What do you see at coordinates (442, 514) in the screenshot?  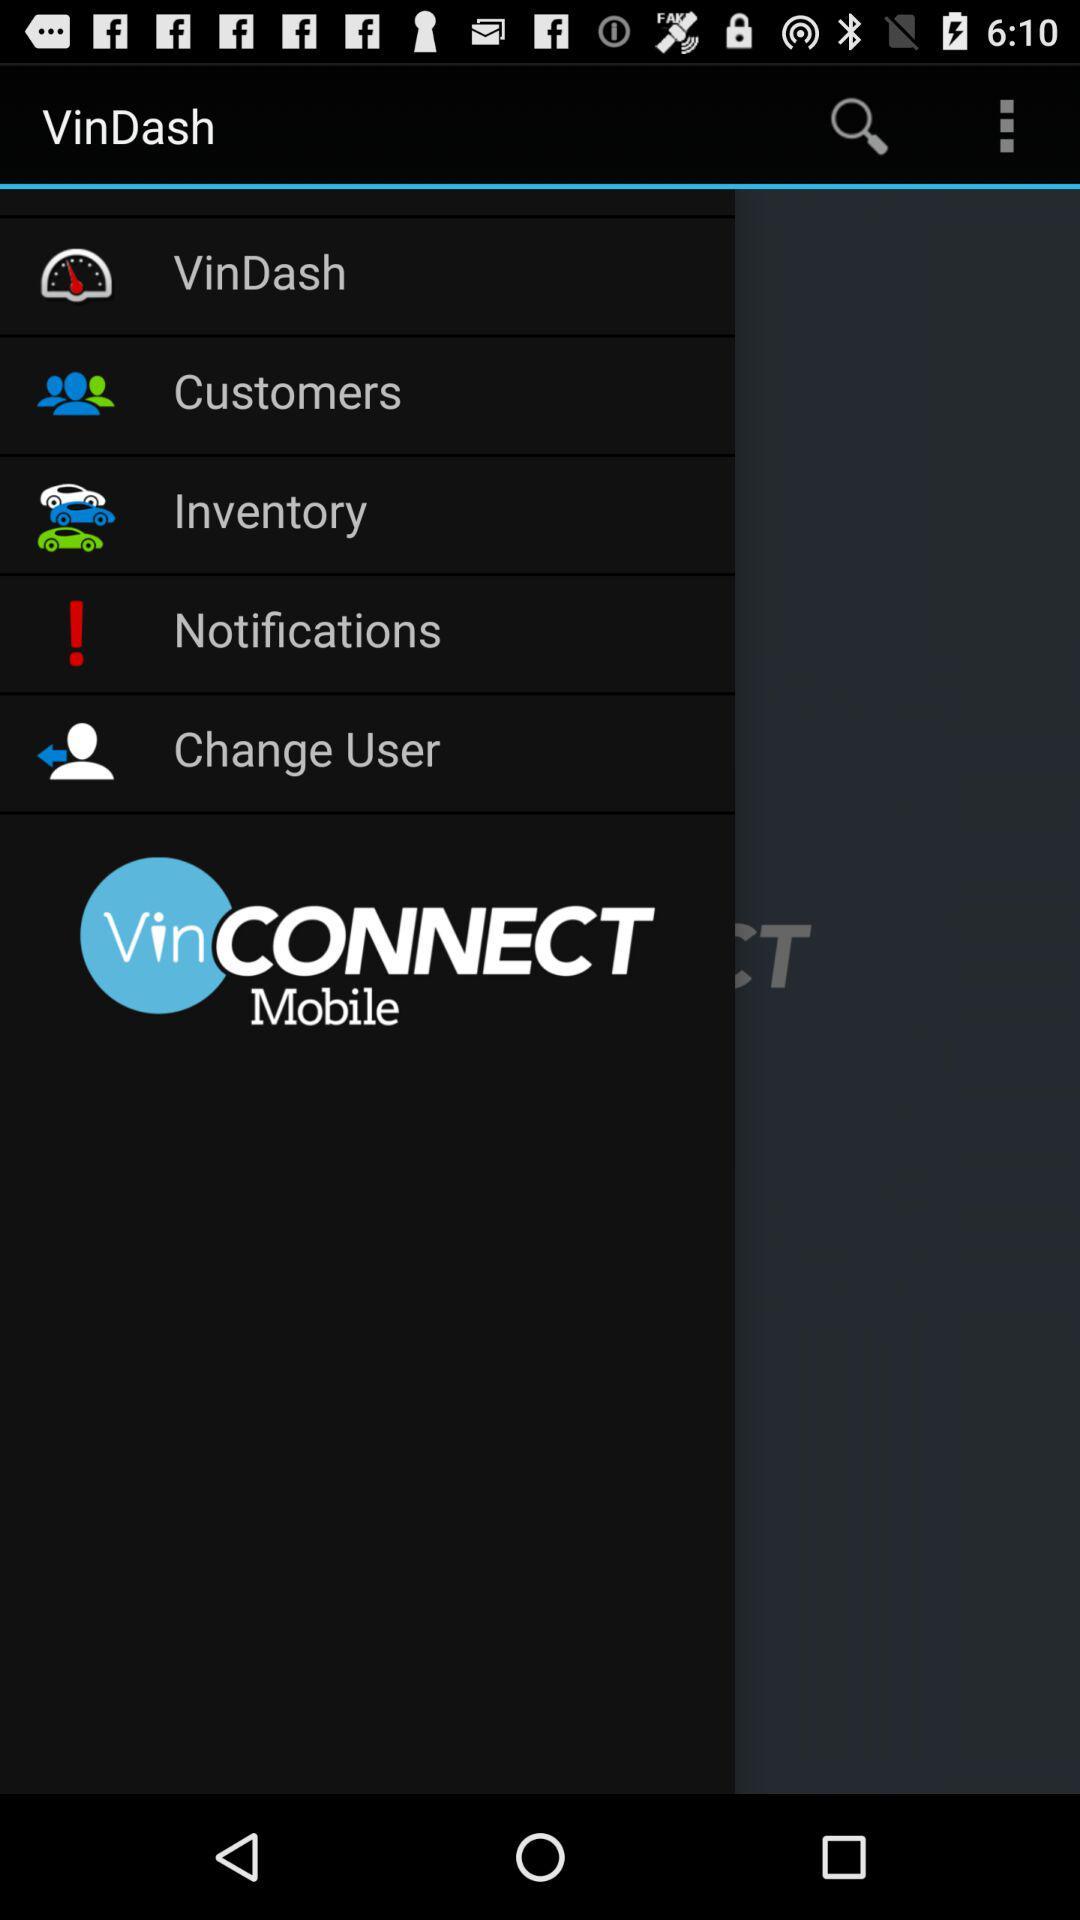 I see `the item below customers item` at bounding box center [442, 514].